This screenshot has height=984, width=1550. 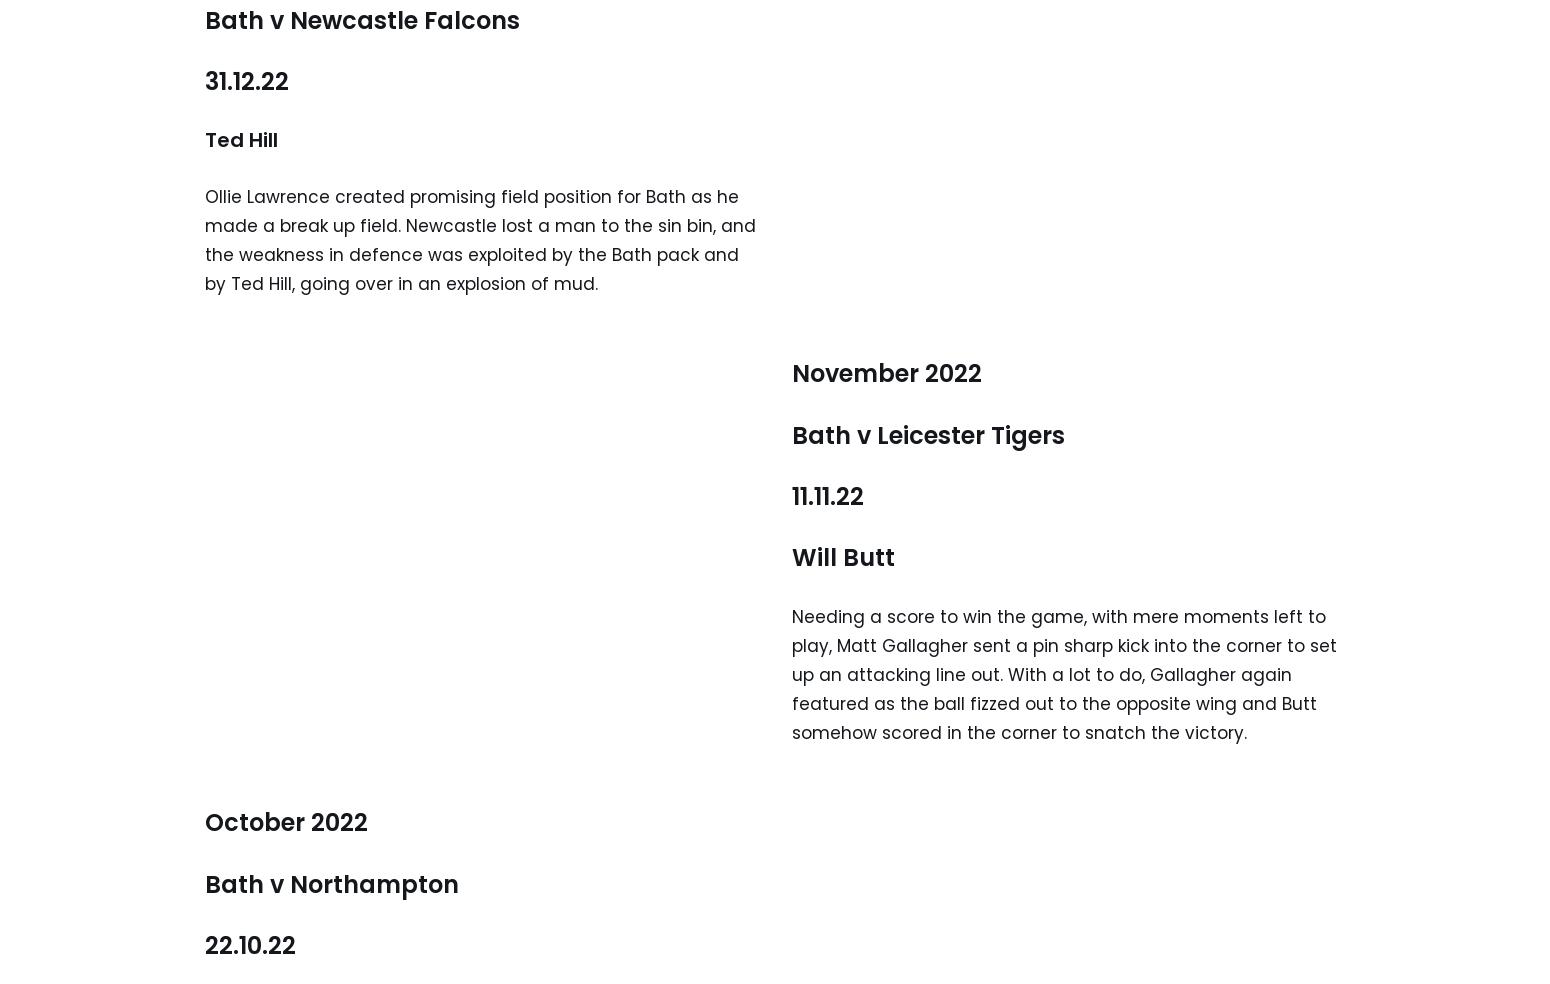 I want to click on 'Bath v Newcastle Falcons', so click(x=361, y=18).